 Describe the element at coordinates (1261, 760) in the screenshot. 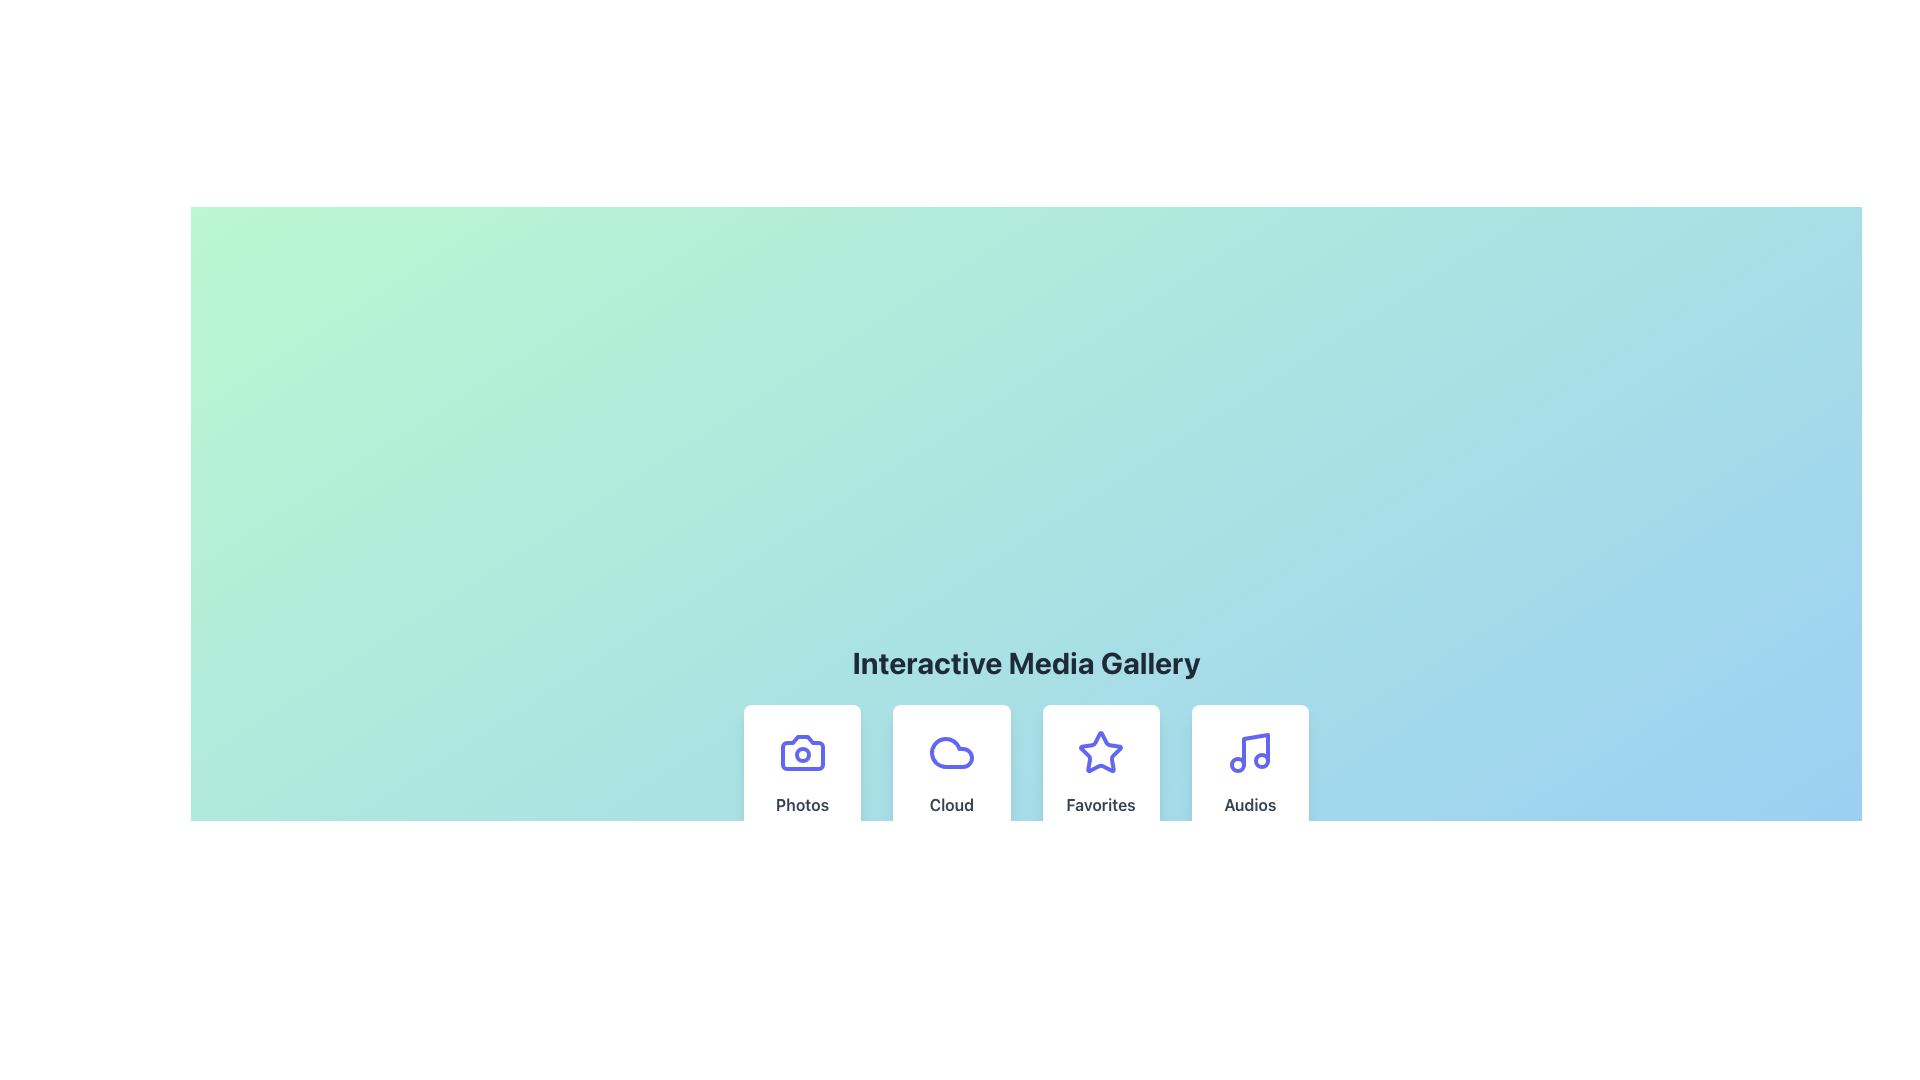

I see `the decorative Circle element of the music icon located in the 'Audios' section, which is the rightmost among the four icons including 'Photos', 'Cloud', and 'Favorites'` at that location.